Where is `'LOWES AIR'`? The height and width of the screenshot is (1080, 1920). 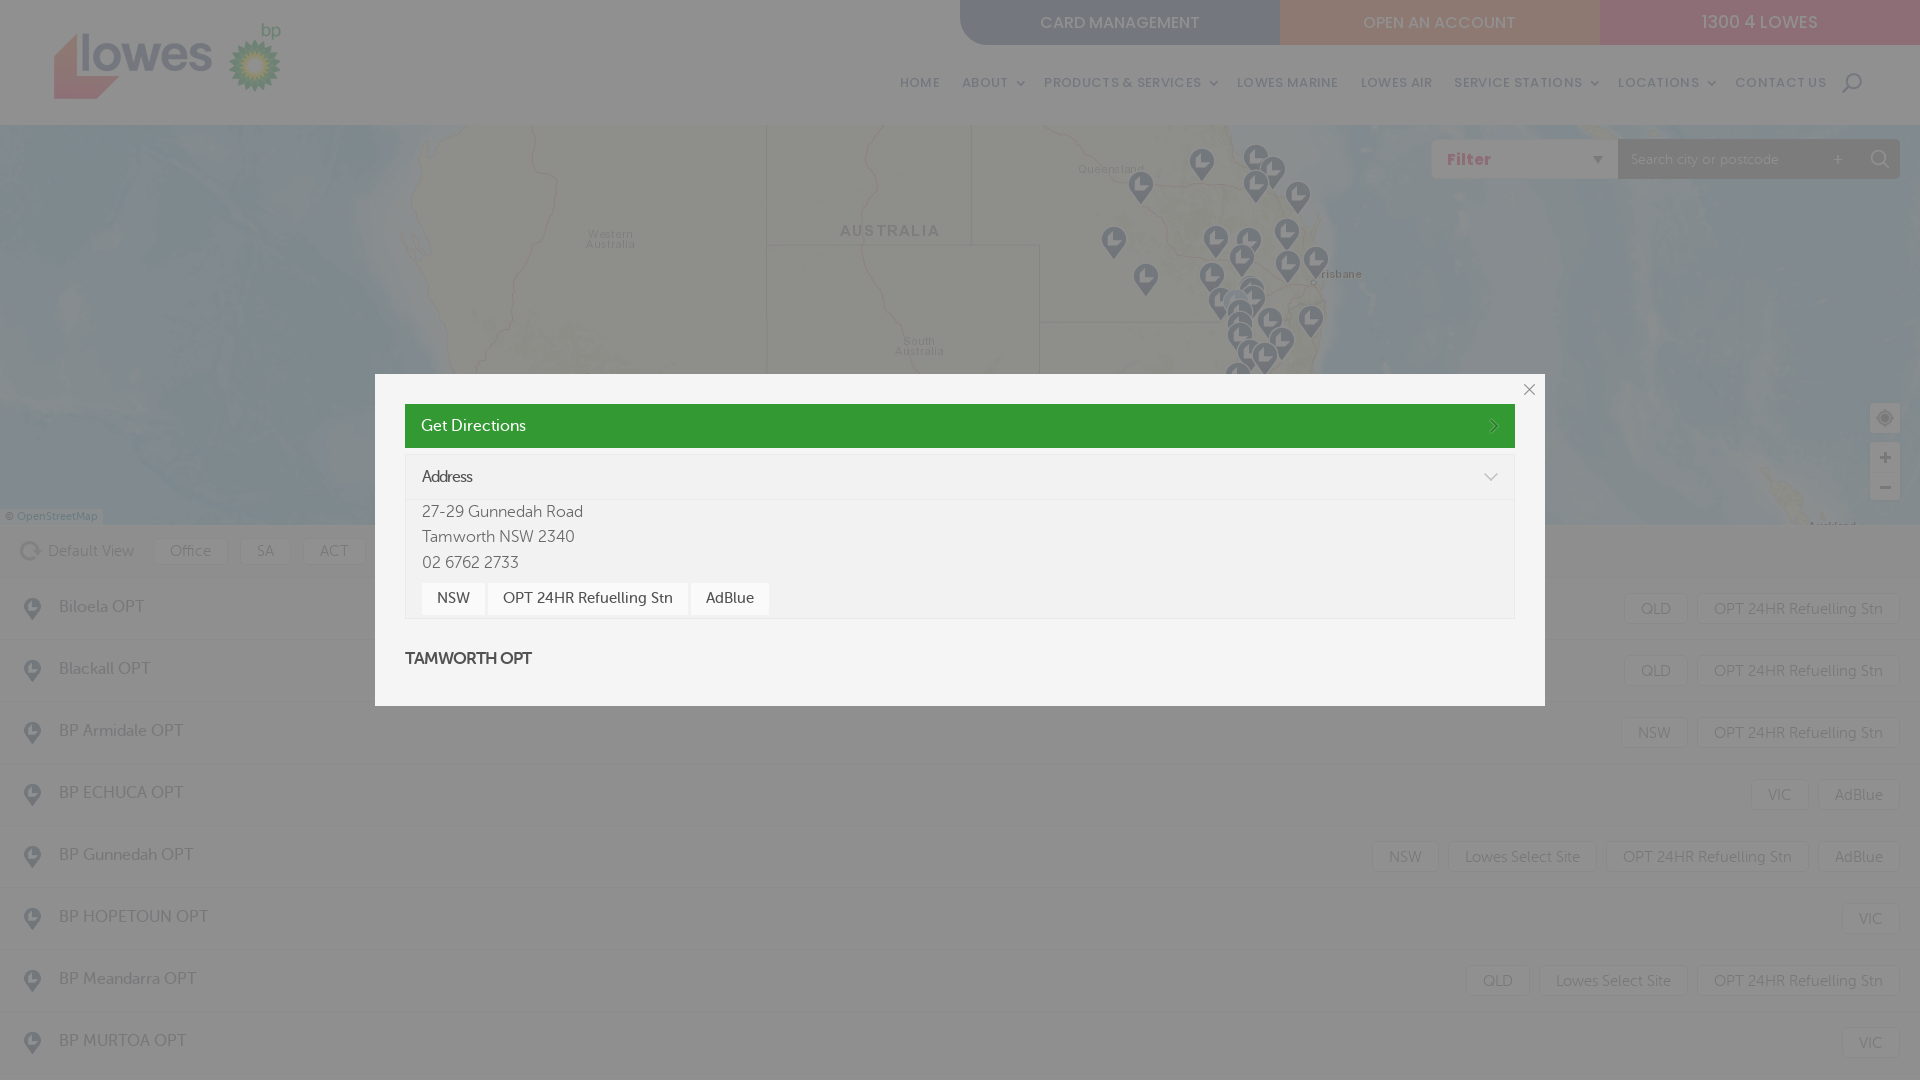
'LOWES AIR' is located at coordinates (1395, 82).